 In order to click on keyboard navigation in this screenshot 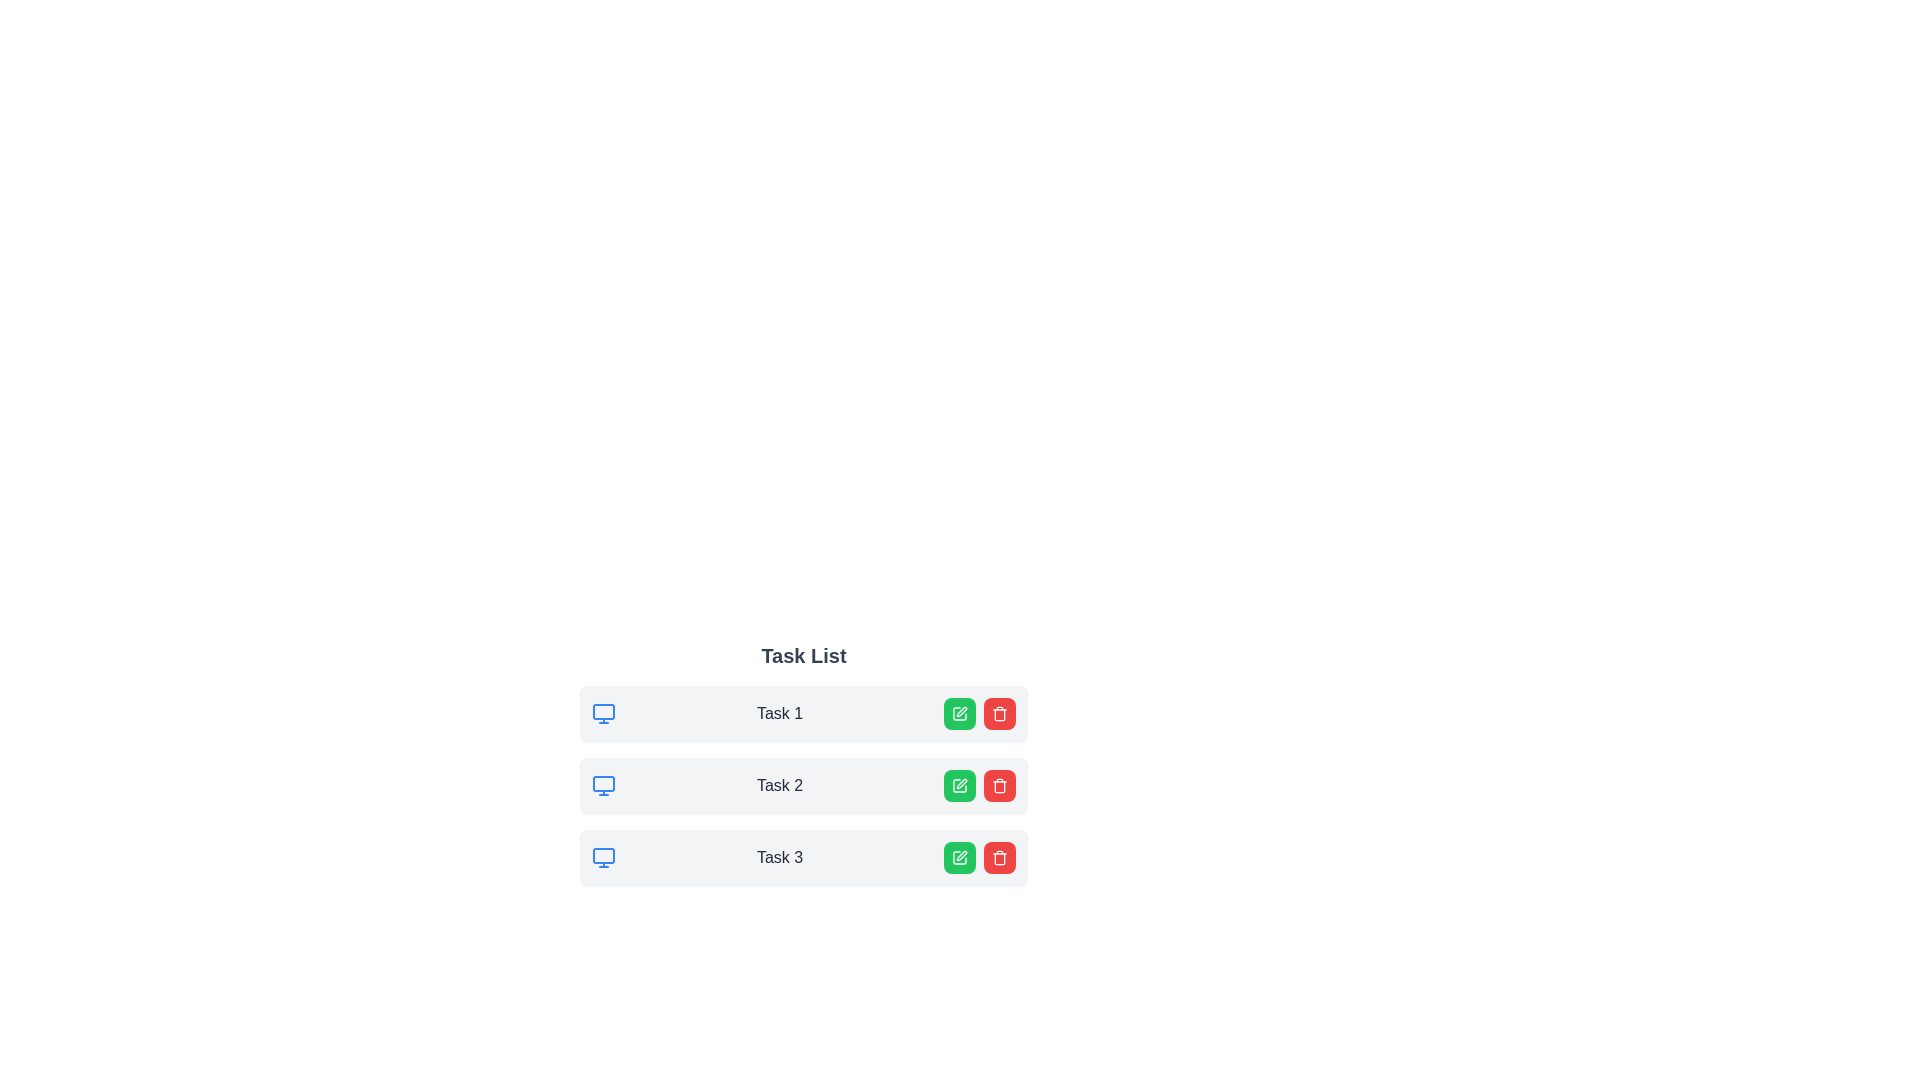, I will do `click(999, 785)`.